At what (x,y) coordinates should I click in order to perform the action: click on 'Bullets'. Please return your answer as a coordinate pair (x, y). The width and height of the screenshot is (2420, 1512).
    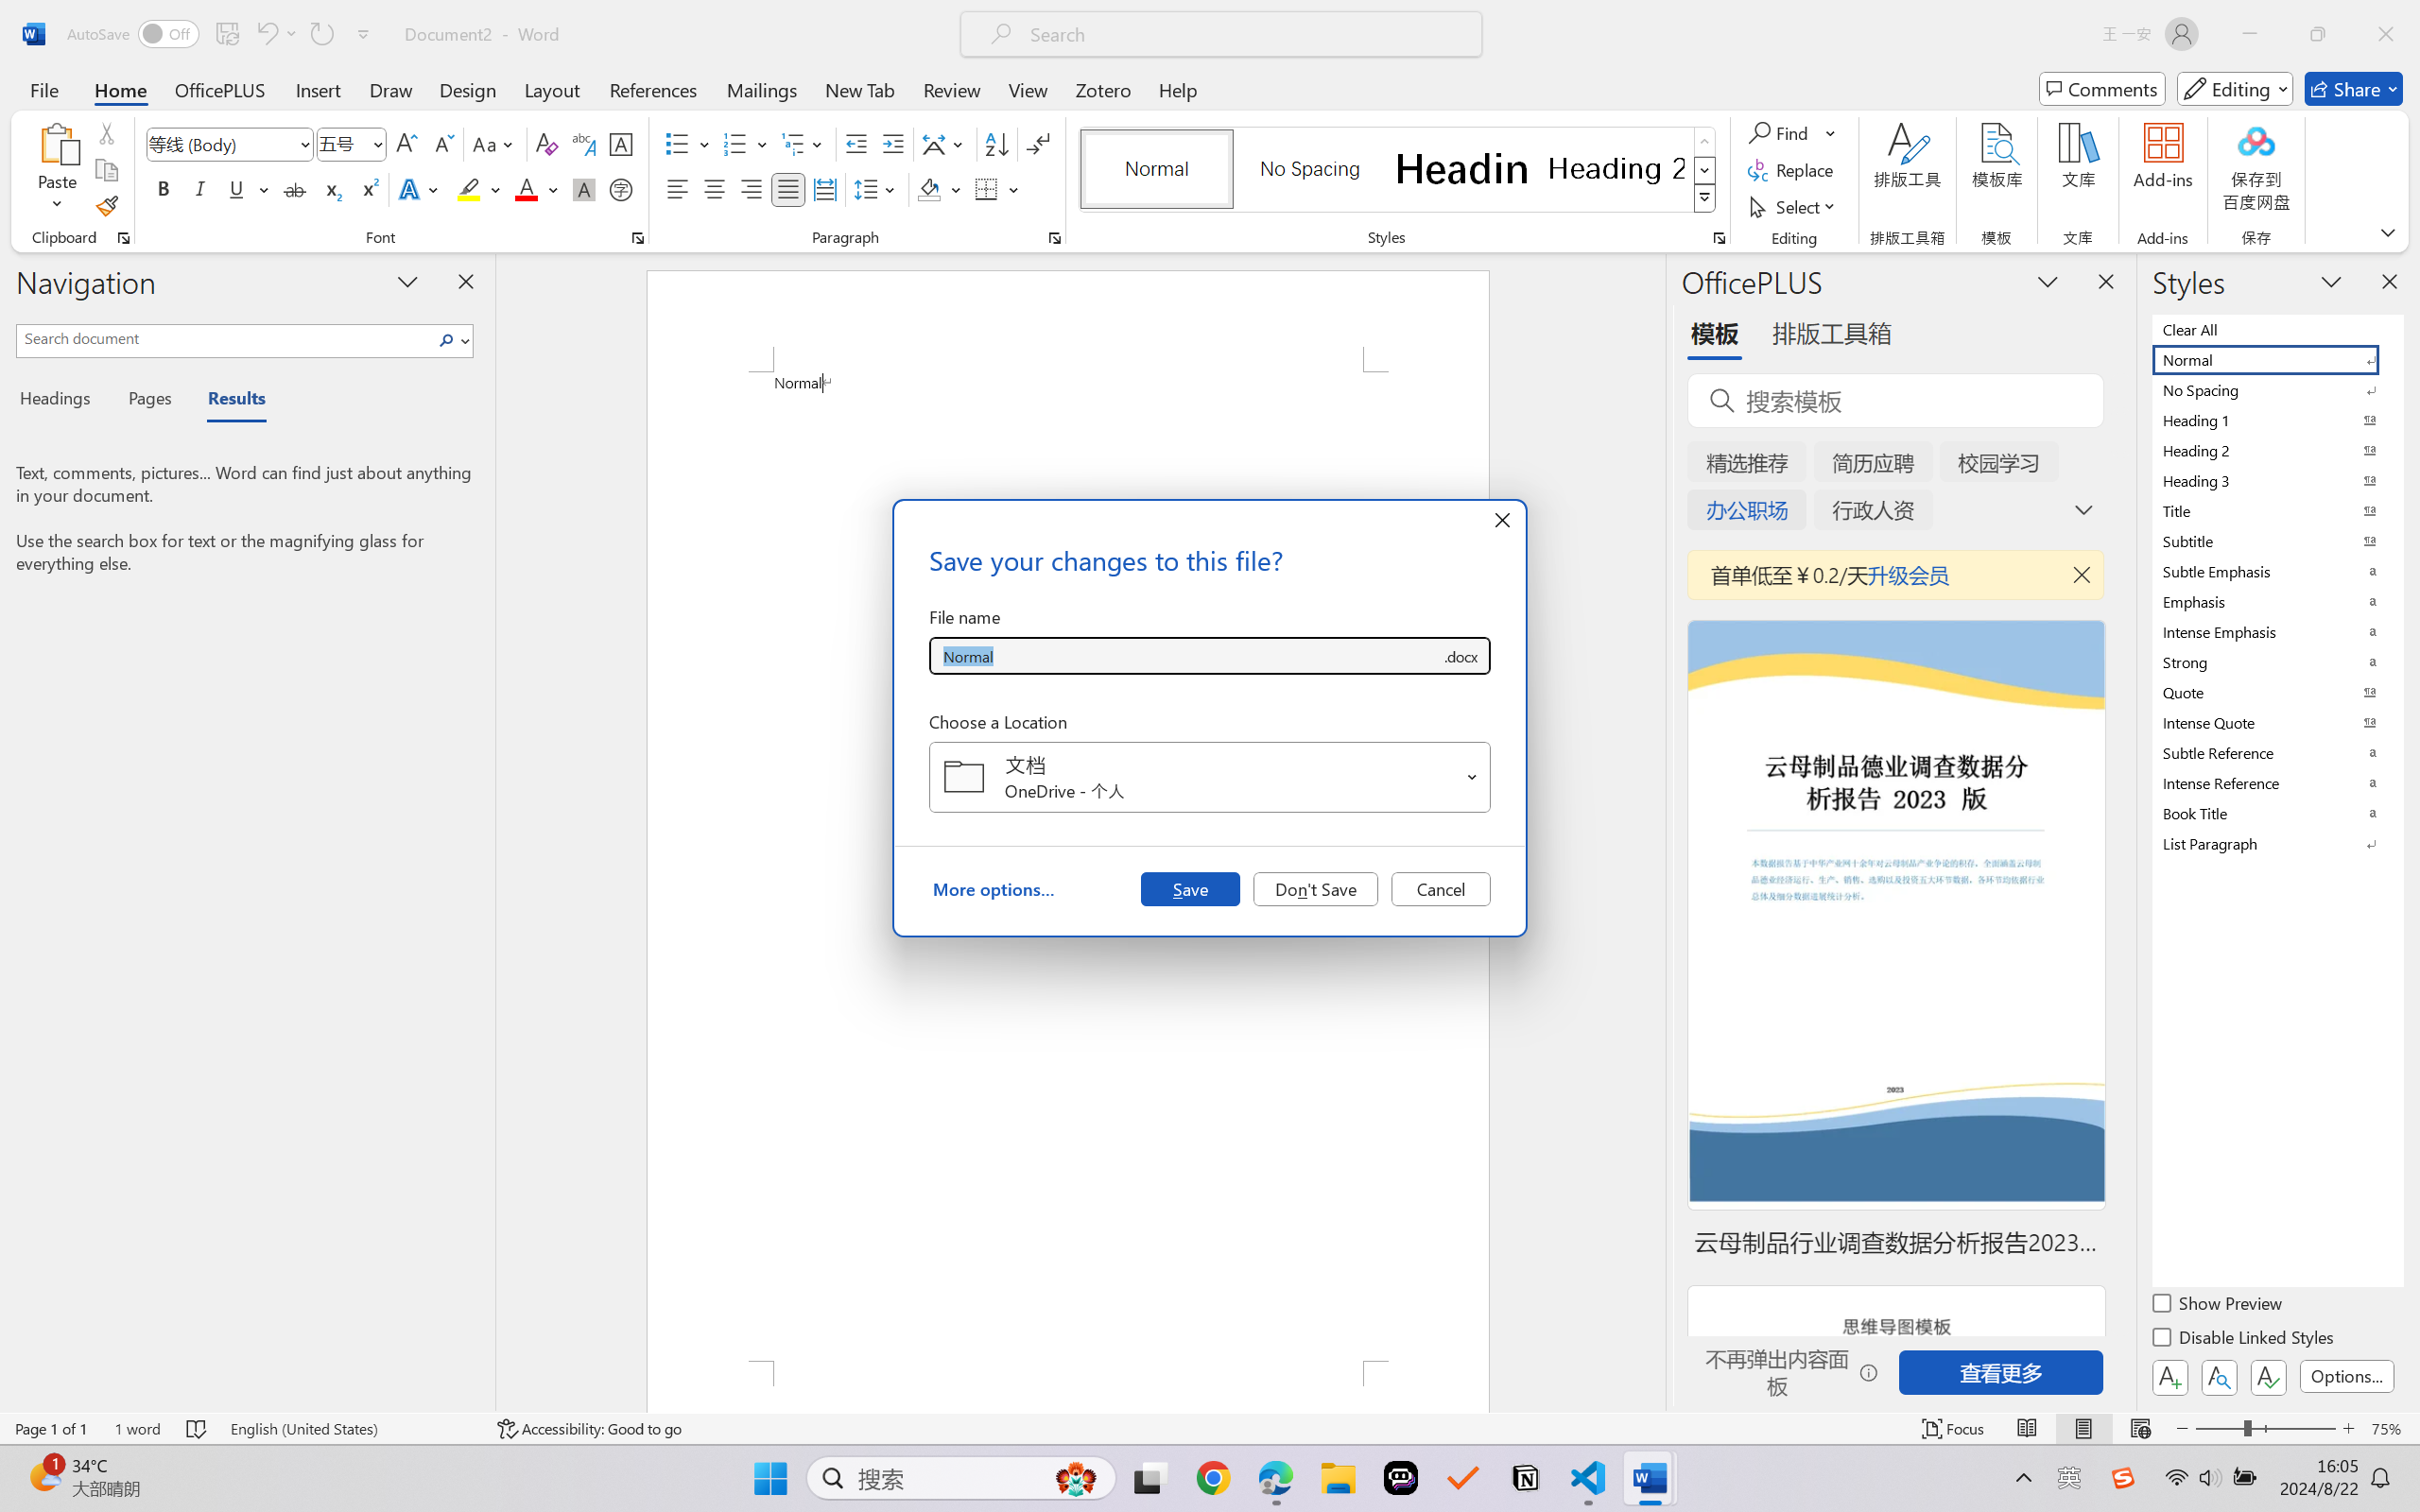
    Looking at the image, I should click on (677, 144).